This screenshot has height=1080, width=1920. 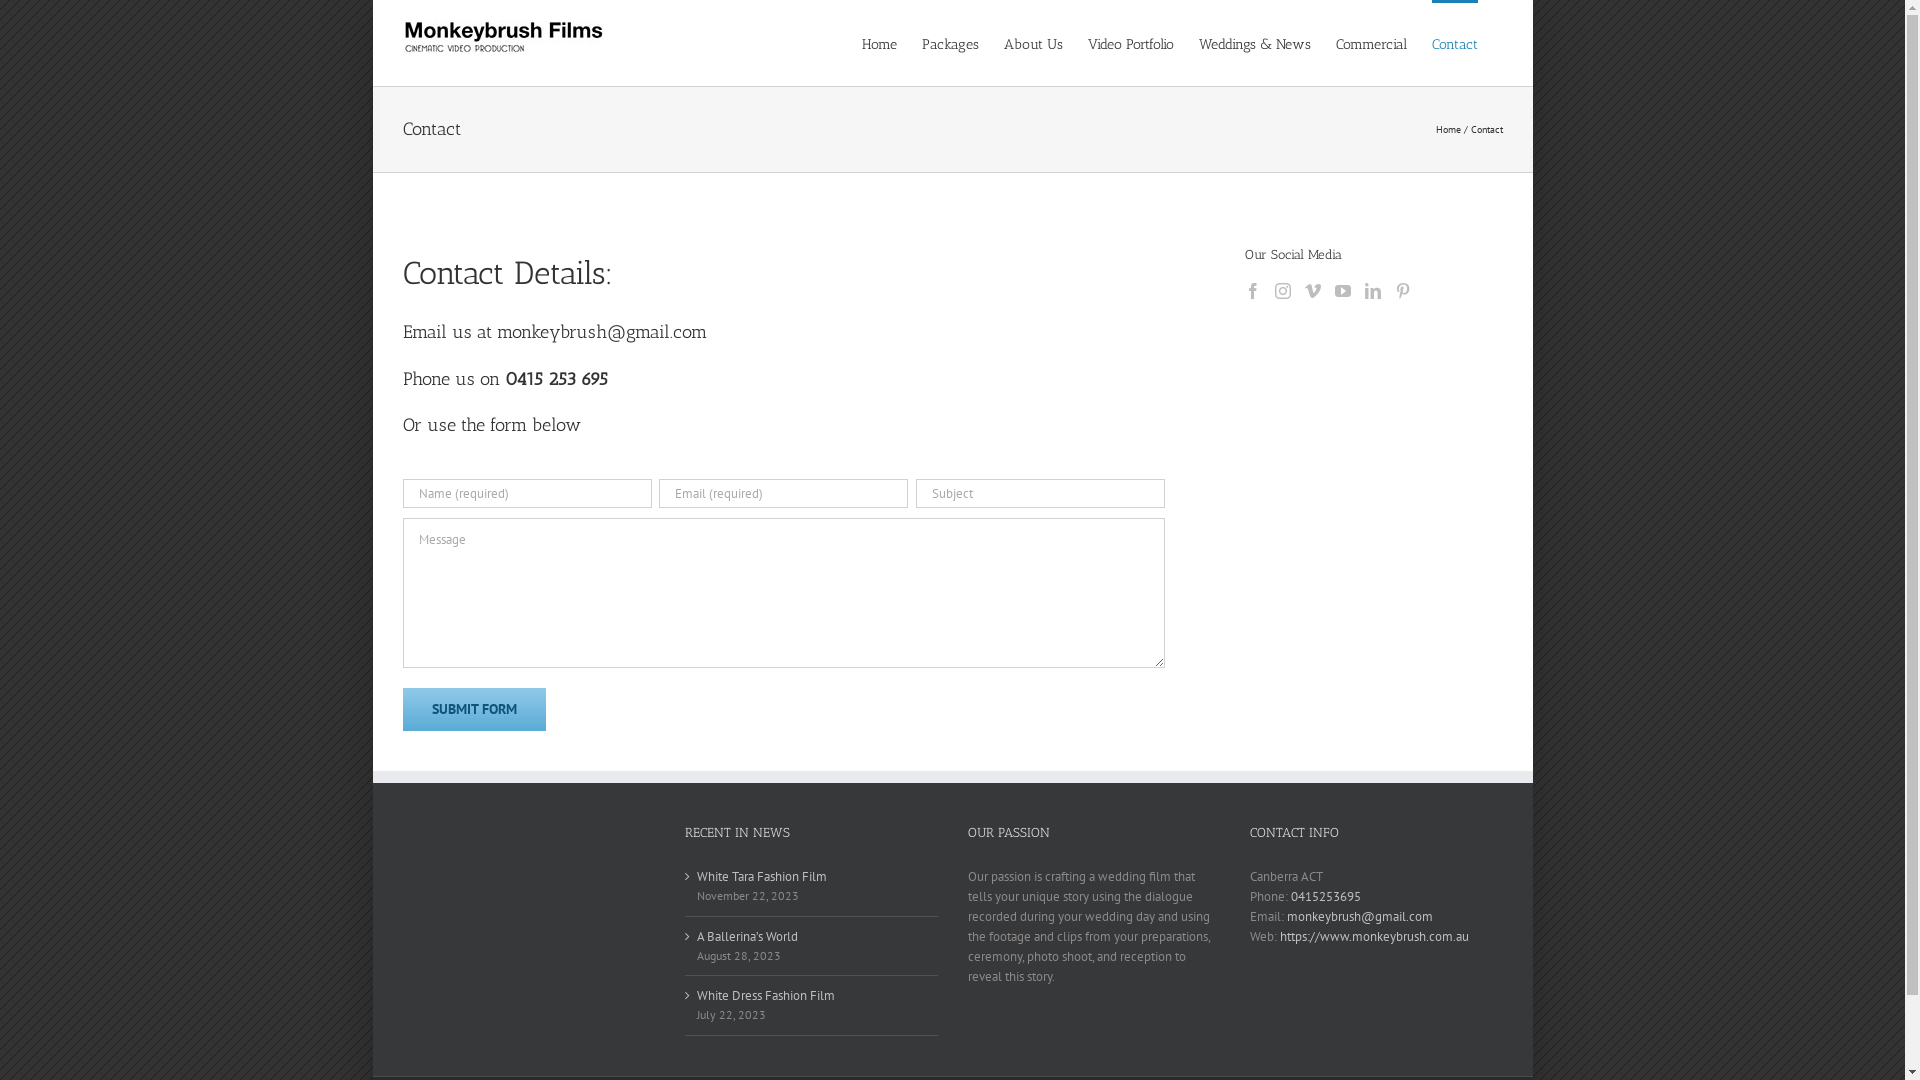 I want to click on 'Weddings & News', so click(x=1198, y=42).